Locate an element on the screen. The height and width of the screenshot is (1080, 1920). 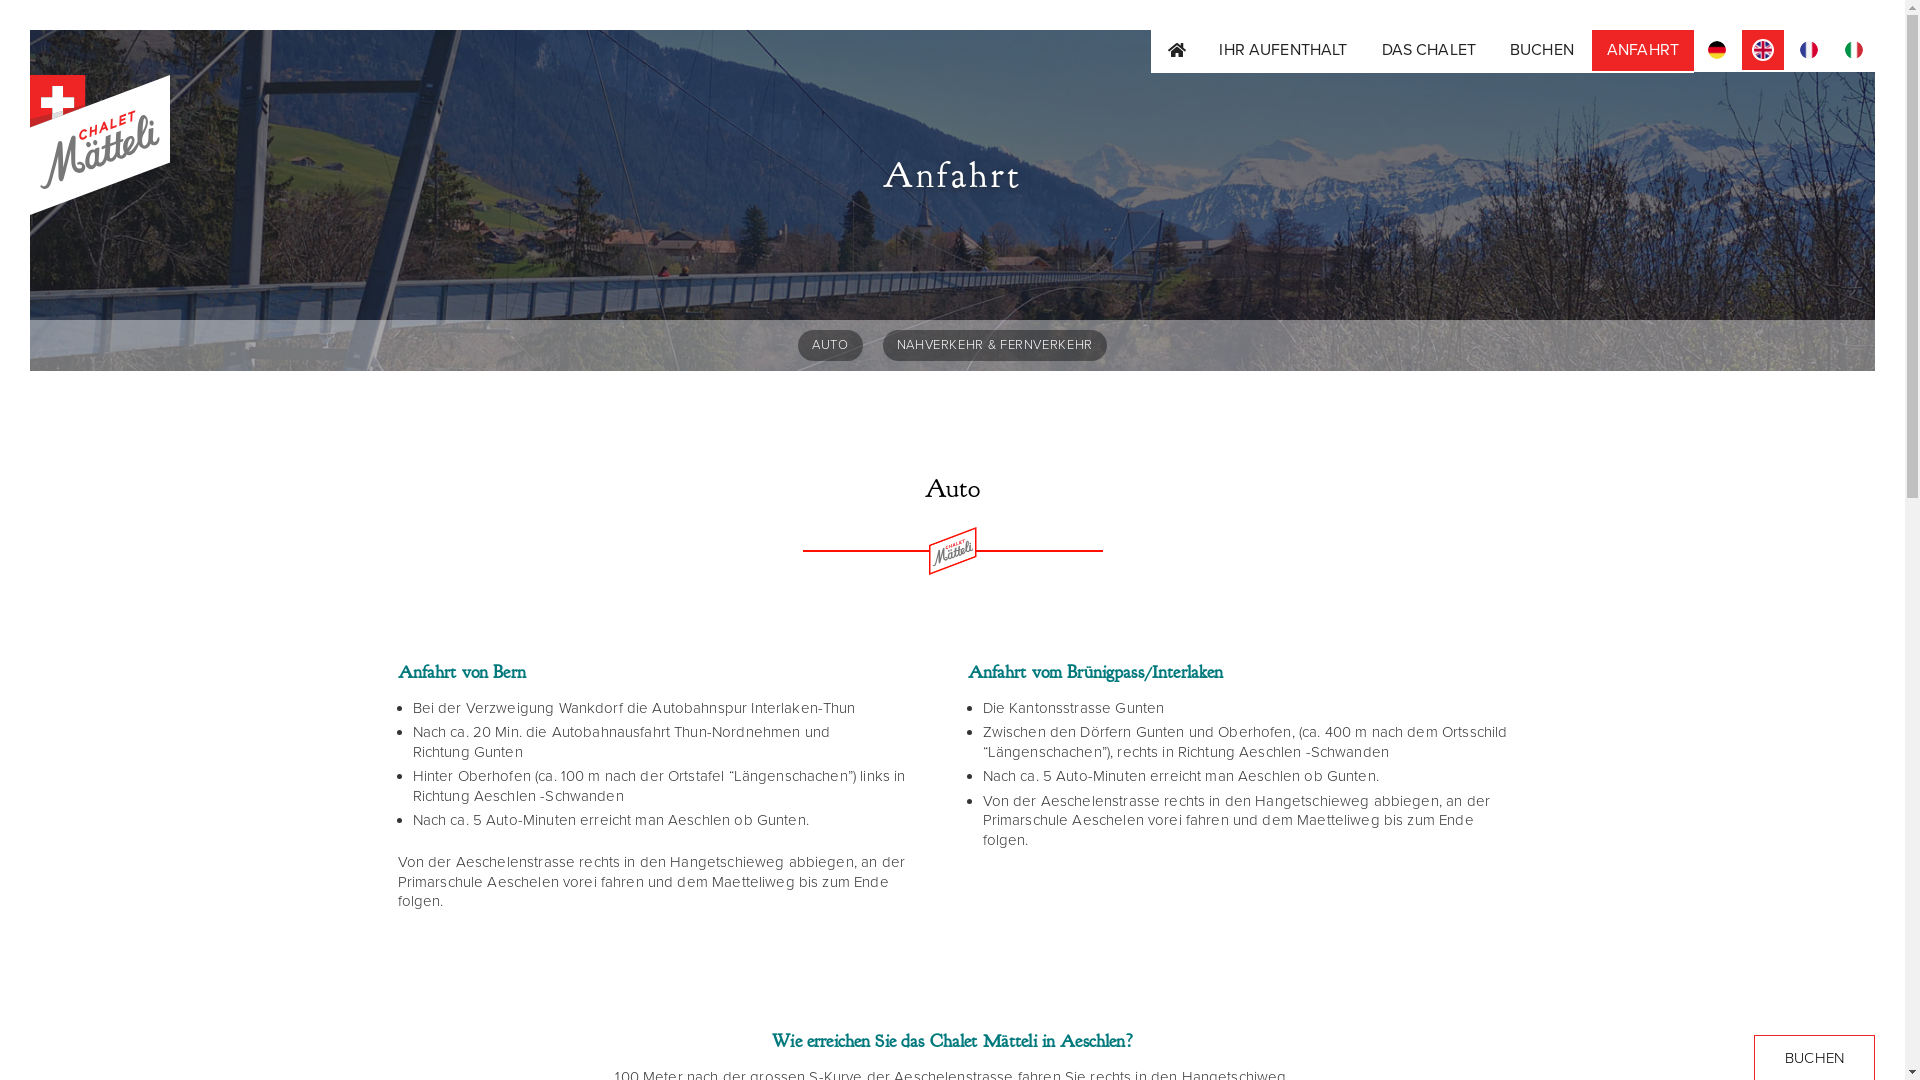
'DAS CHALET' is located at coordinates (1428, 50).